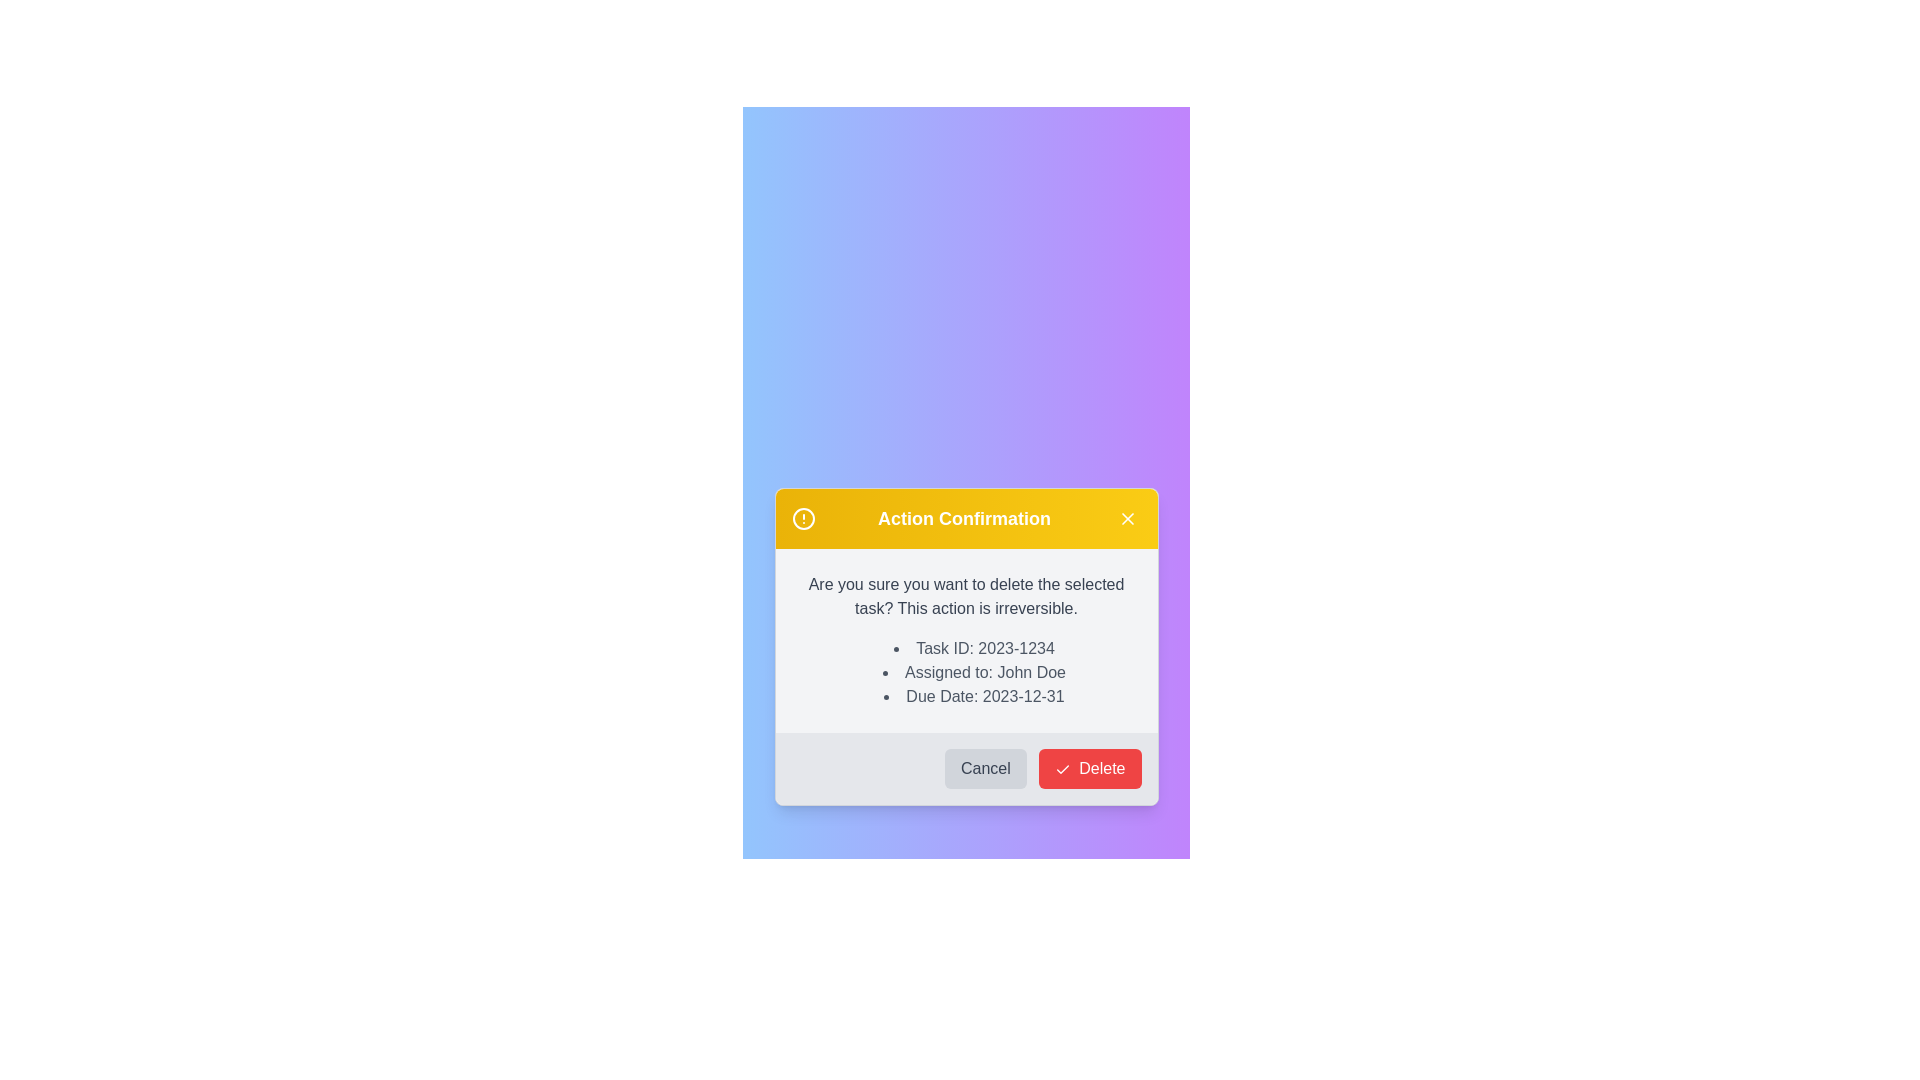  Describe the element at coordinates (1088, 767) in the screenshot. I see `the delete button located at the bottom-right corner of the dialog box` at that location.